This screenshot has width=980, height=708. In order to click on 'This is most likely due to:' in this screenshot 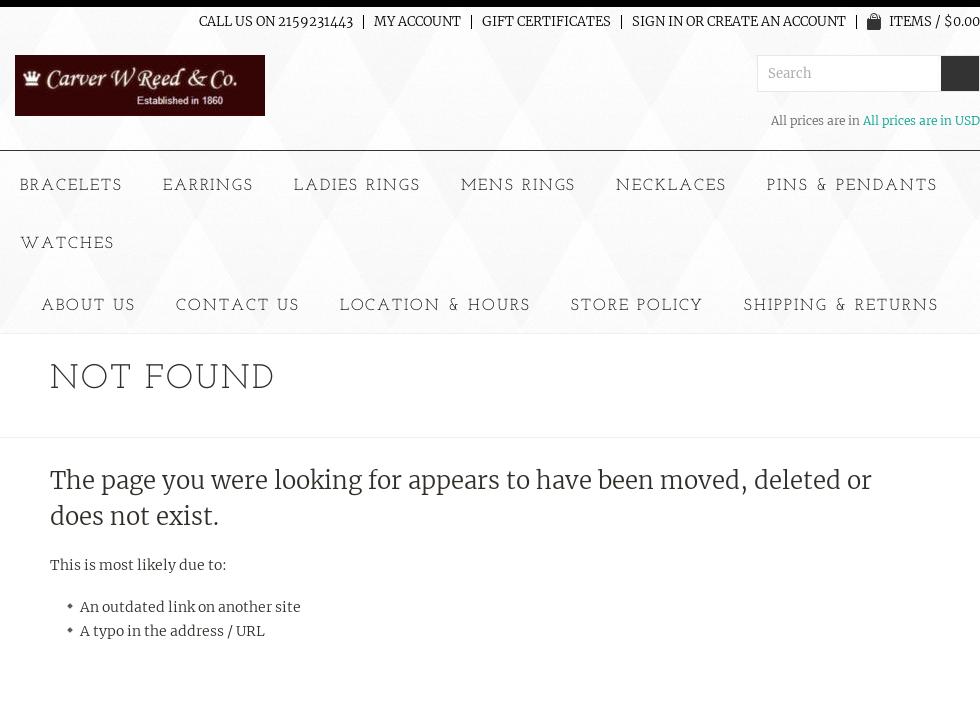, I will do `click(138, 562)`.